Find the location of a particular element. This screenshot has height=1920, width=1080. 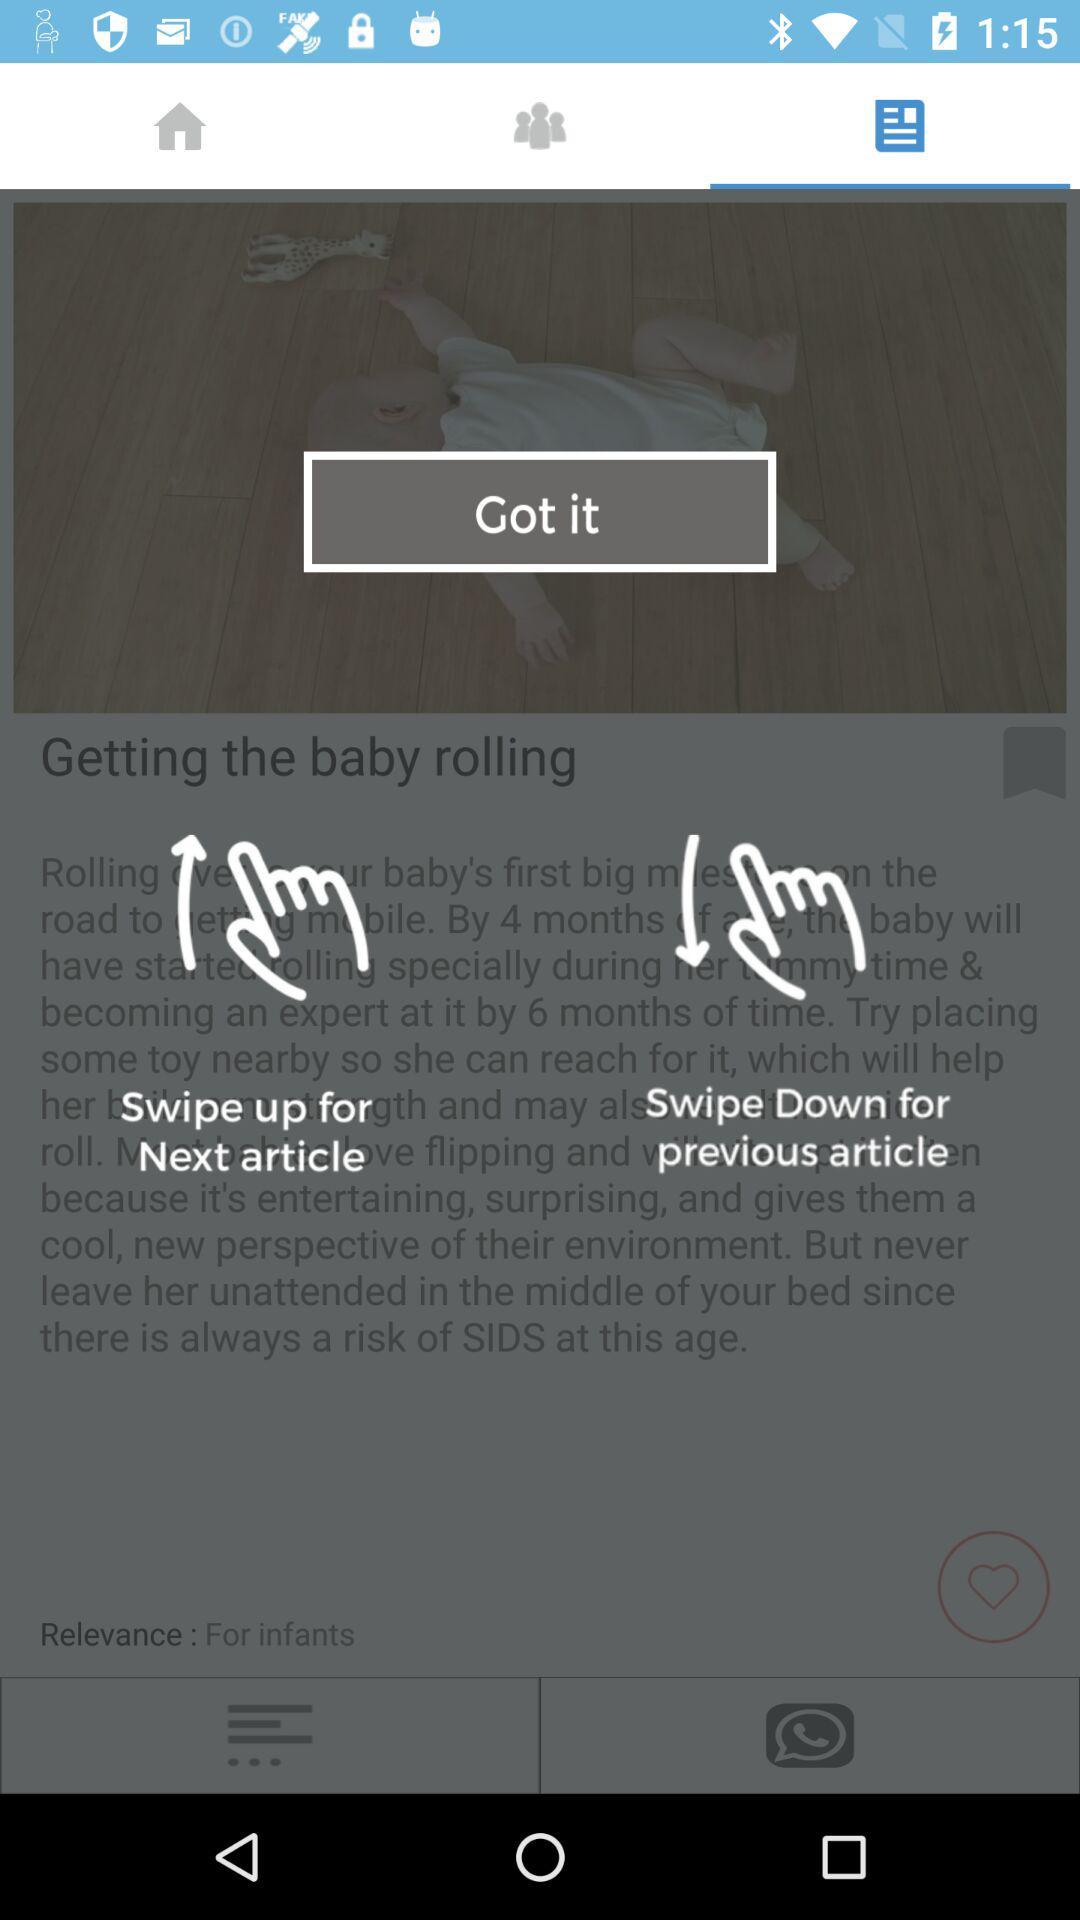

page as favorite is located at coordinates (1001, 1584).